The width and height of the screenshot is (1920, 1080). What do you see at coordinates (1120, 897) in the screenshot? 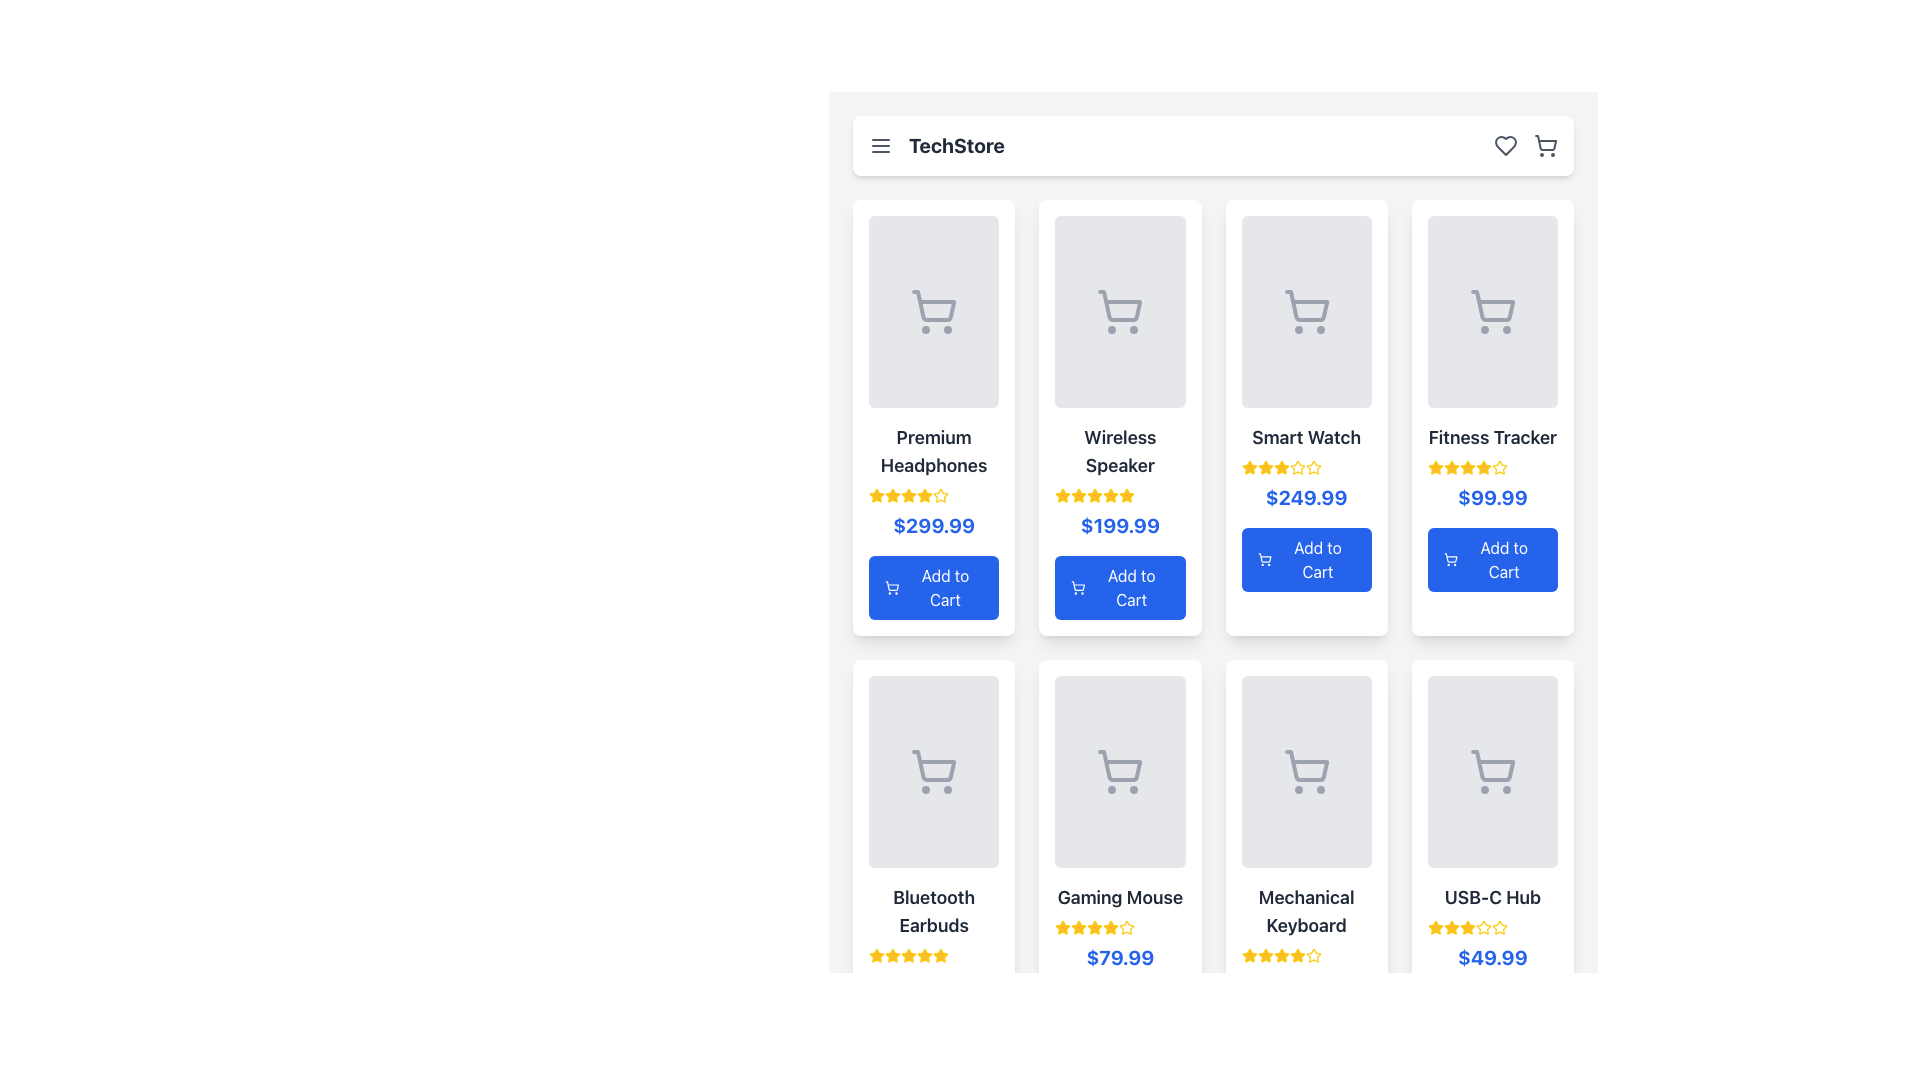
I see `the text element displaying 'Gaming Mouse', which is styled in bold and located in the product card layout above the price of $79.99` at bounding box center [1120, 897].